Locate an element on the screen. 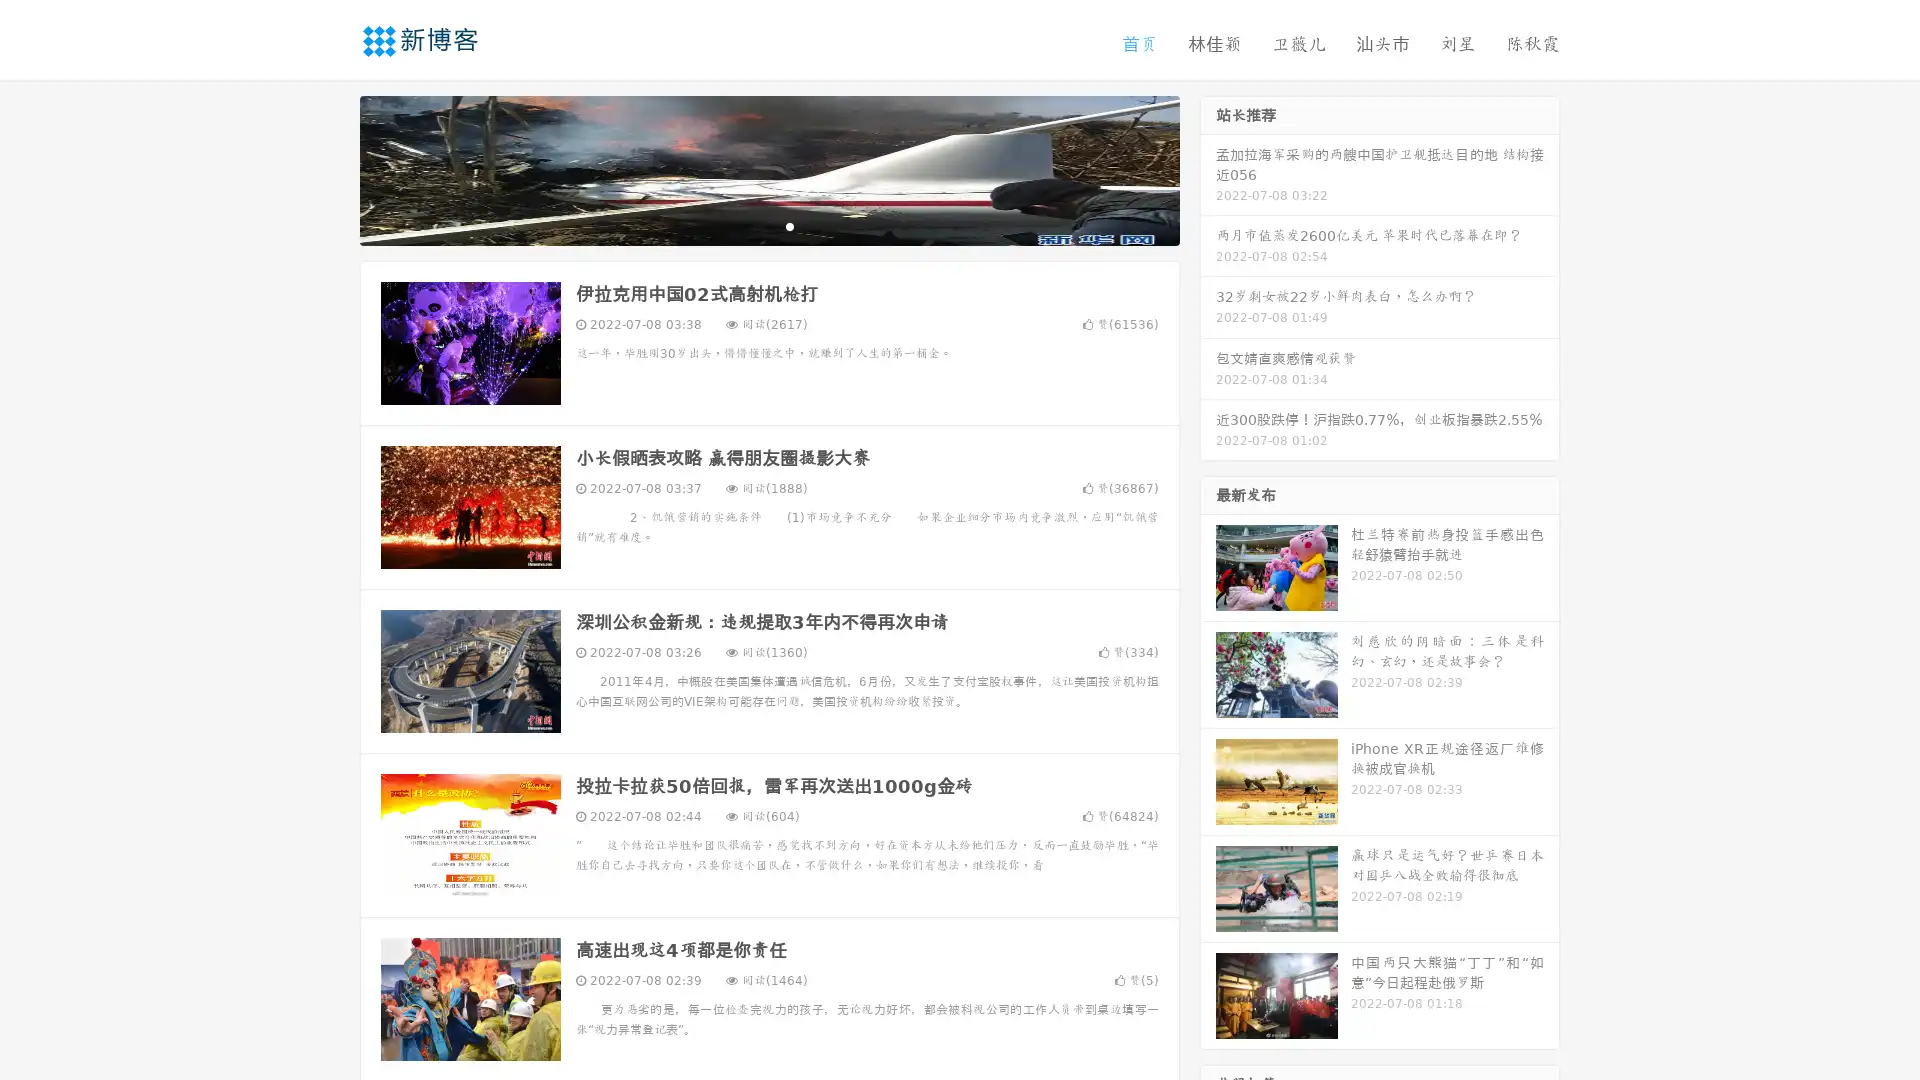  Go to slide 1 is located at coordinates (748, 225).